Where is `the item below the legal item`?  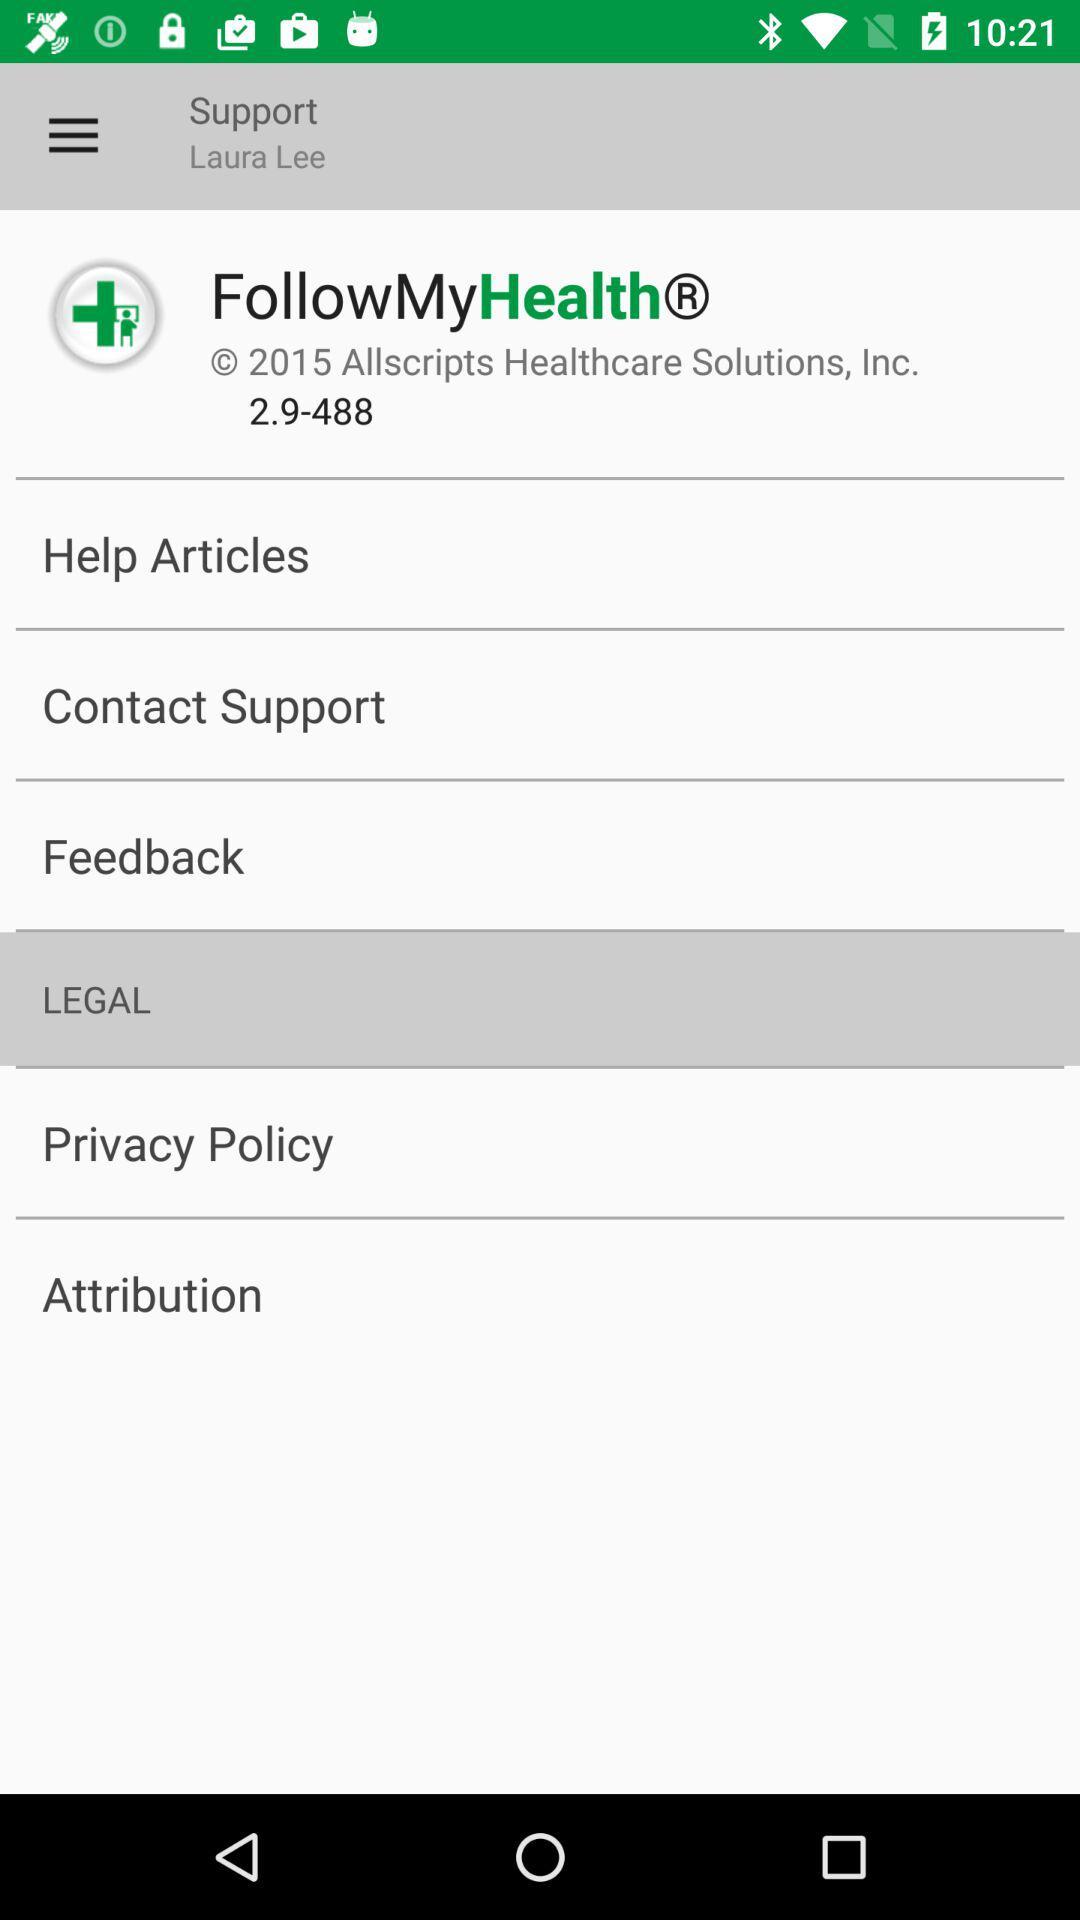 the item below the legal item is located at coordinates (540, 1142).